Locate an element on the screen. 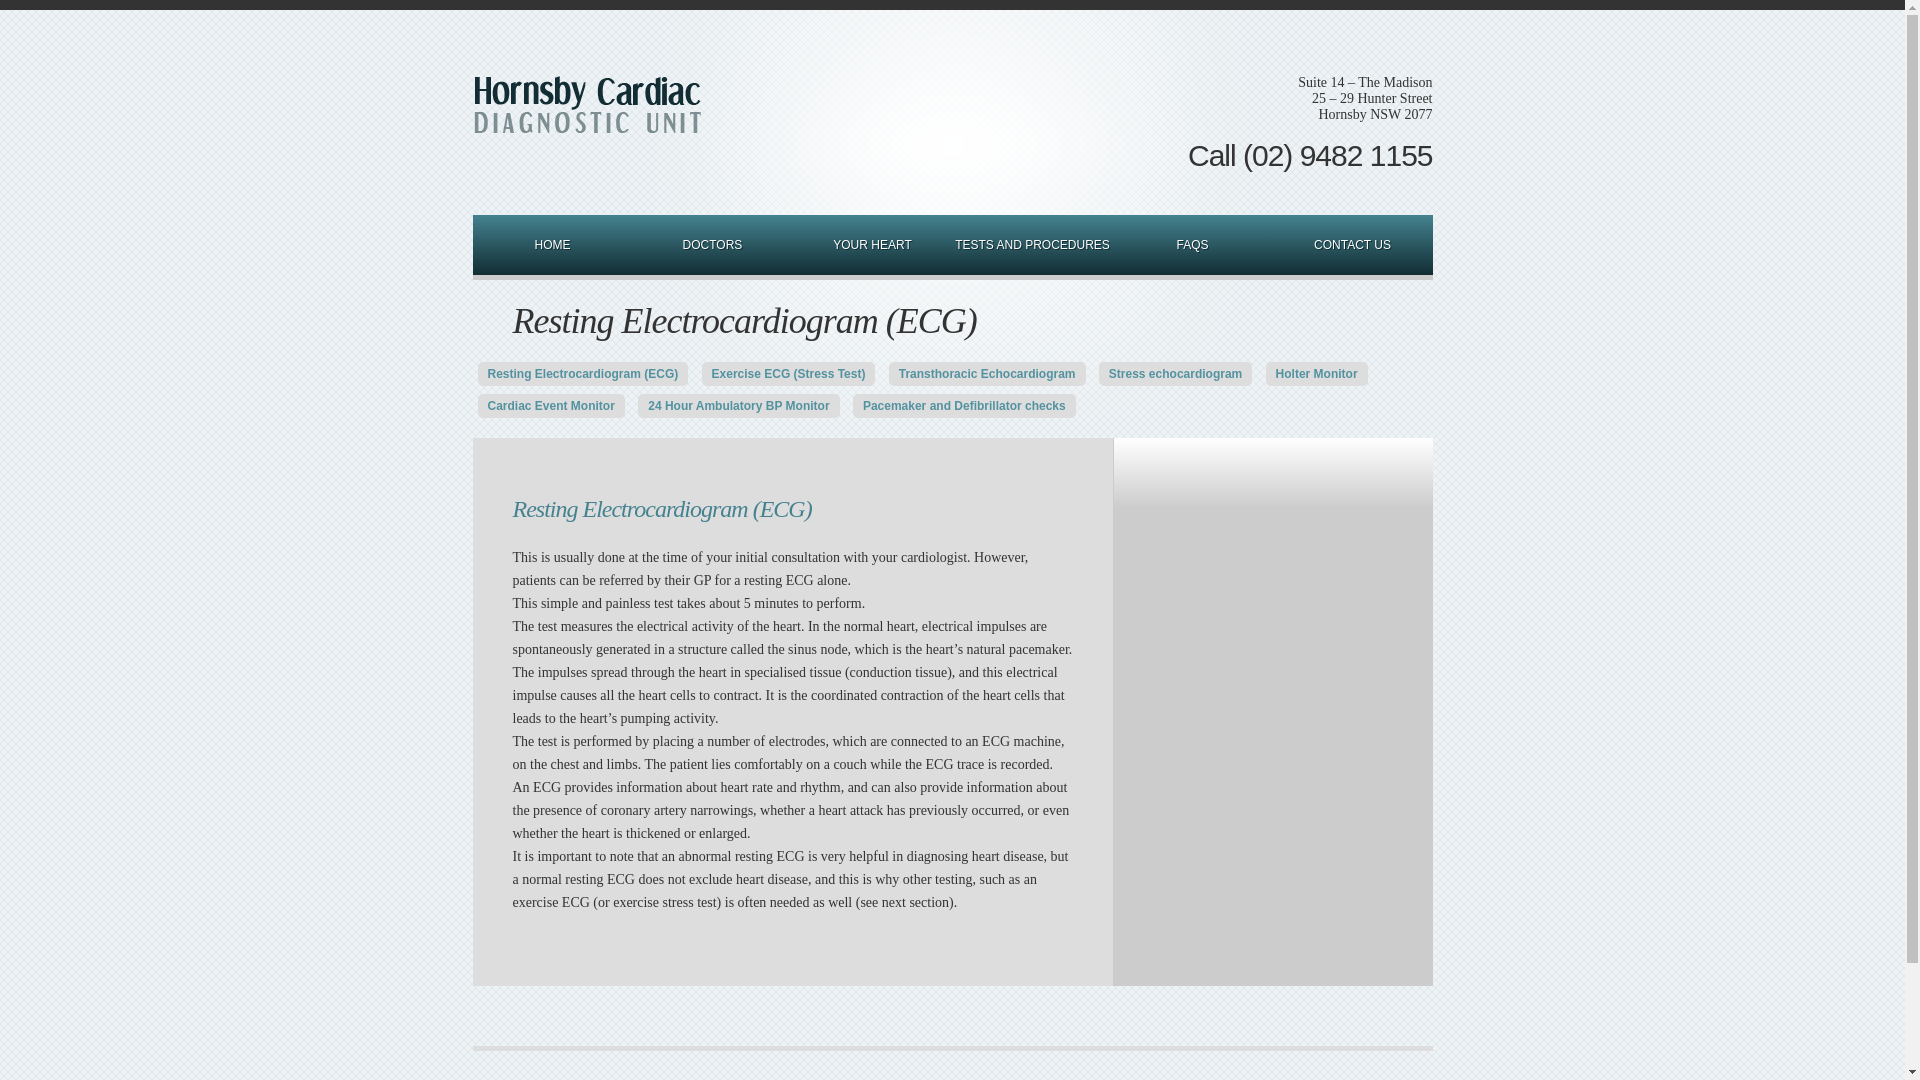 This screenshot has height=1080, width=1920. 'Transthoracic Echocardiogram' is located at coordinates (987, 374).